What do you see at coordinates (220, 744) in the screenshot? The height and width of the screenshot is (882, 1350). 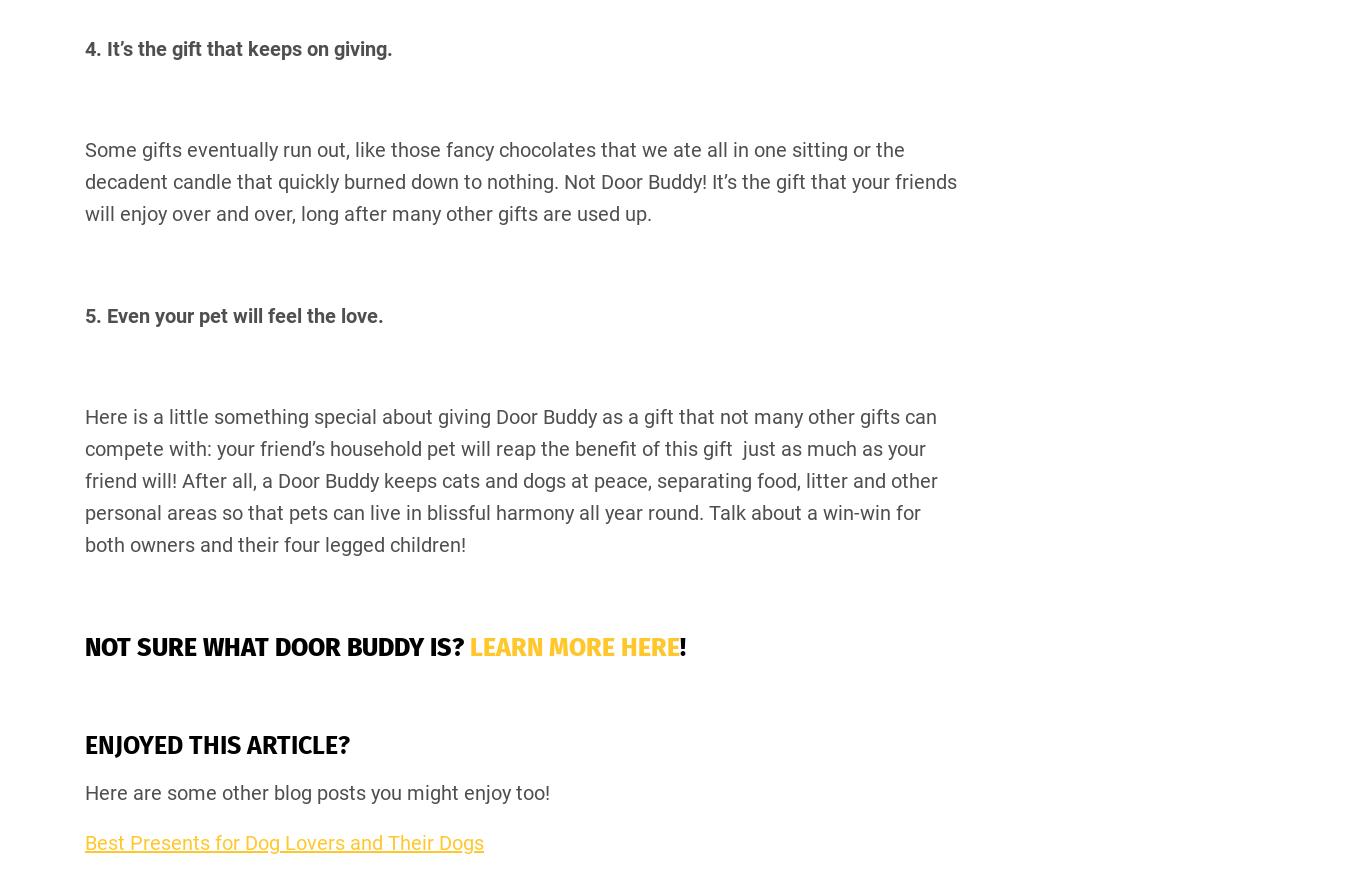 I see `'Enjoyed this Article?'` at bounding box center [220, 744].